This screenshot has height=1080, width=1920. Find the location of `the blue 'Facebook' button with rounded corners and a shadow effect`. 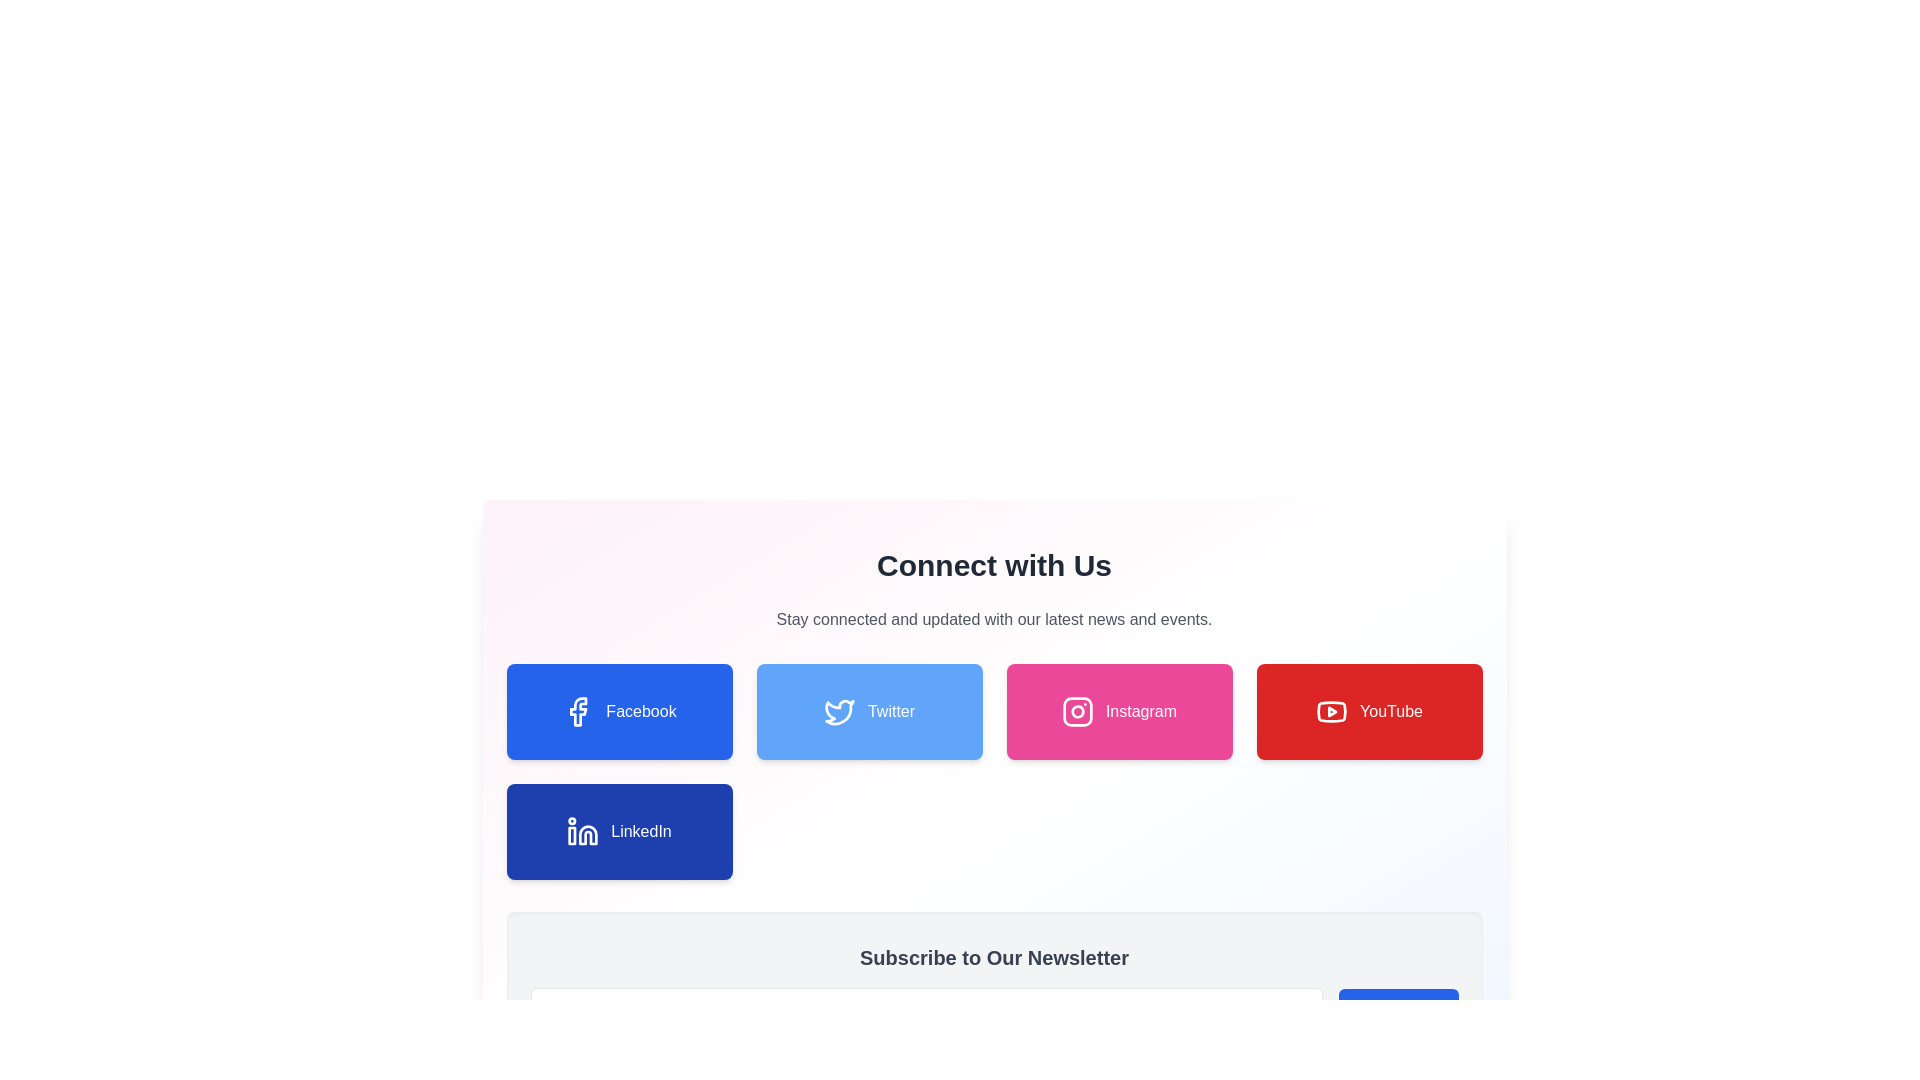

the blue 'Facebook' button with rounded corners and a shadow effect is located at coordinates (618, 711).